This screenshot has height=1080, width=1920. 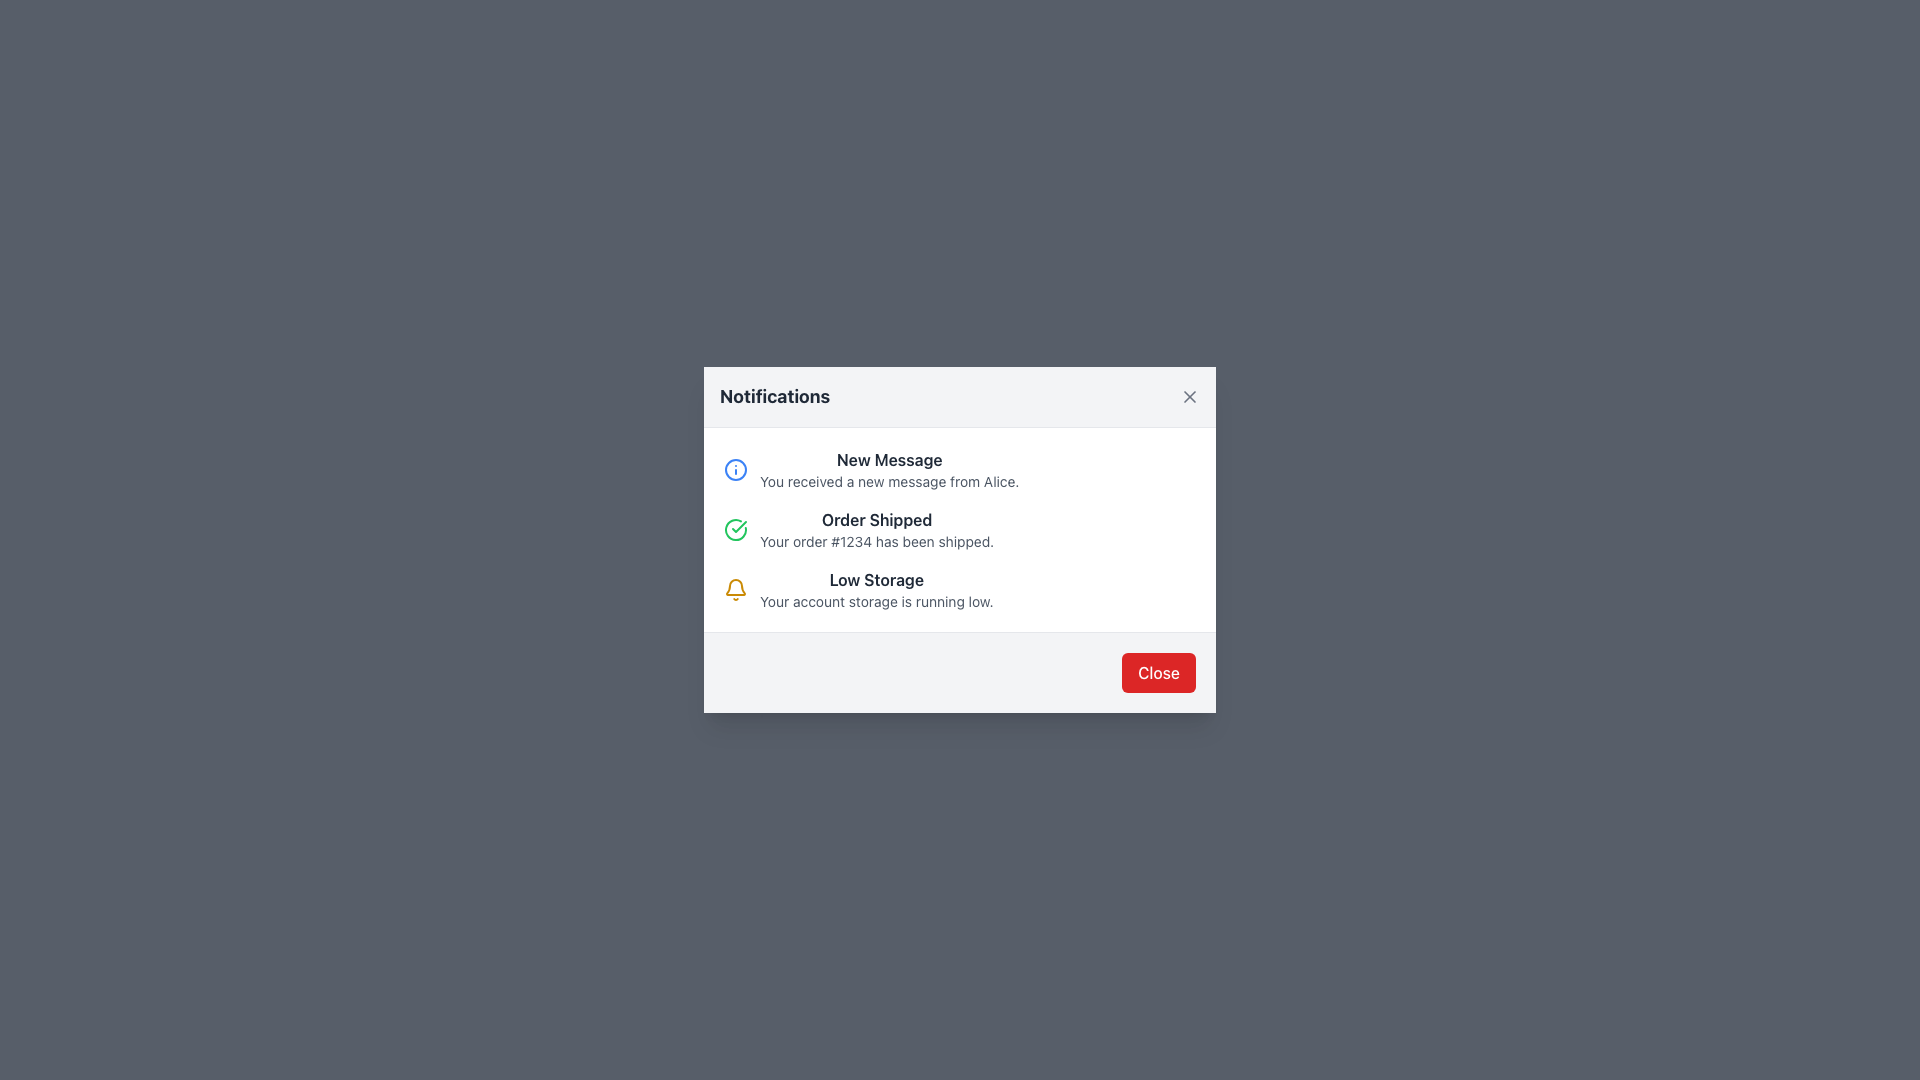 I want to click on the title text of the notification message that summarizes the alert related to account storage, which is the top text in the third notification item within the 'Notifications' dialog box, so click(x=876, y=579).